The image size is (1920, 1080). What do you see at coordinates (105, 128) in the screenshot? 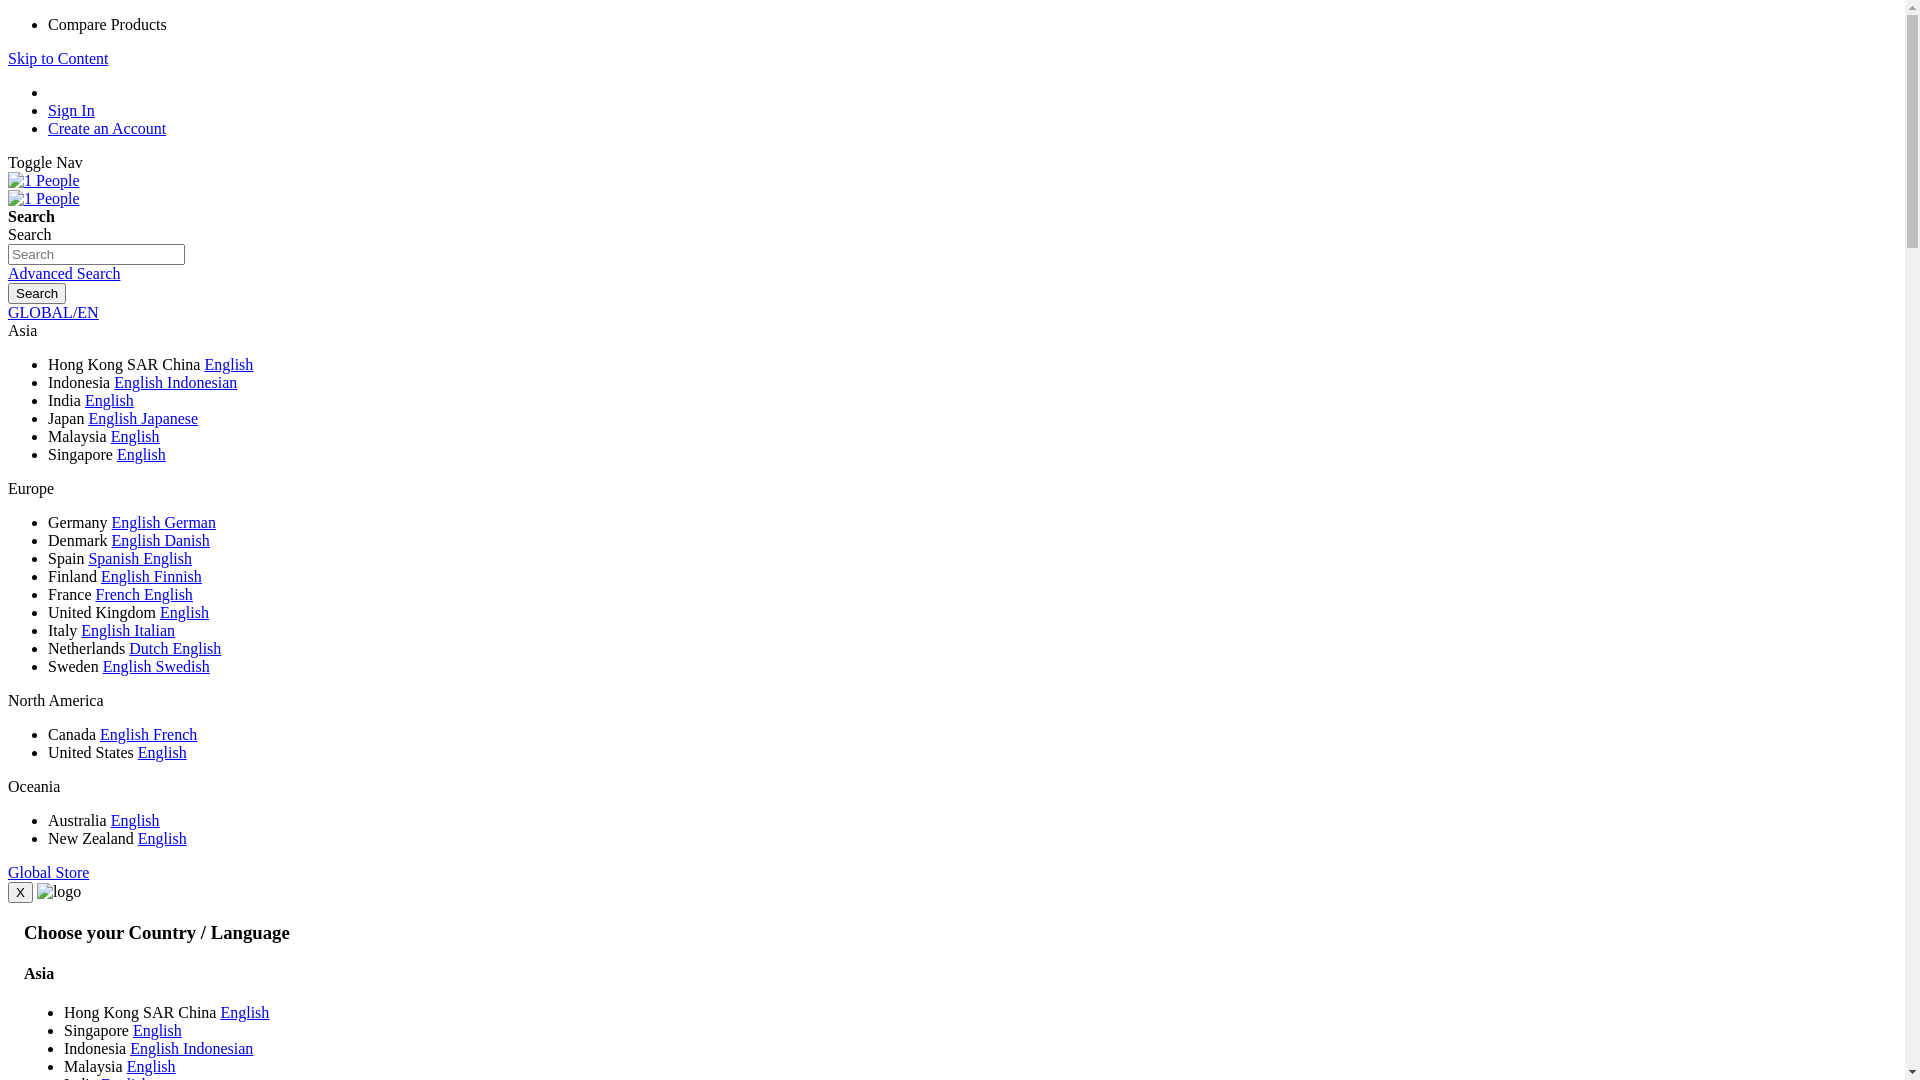
I see `'Create an Account'` at bounding box center [105, 128].